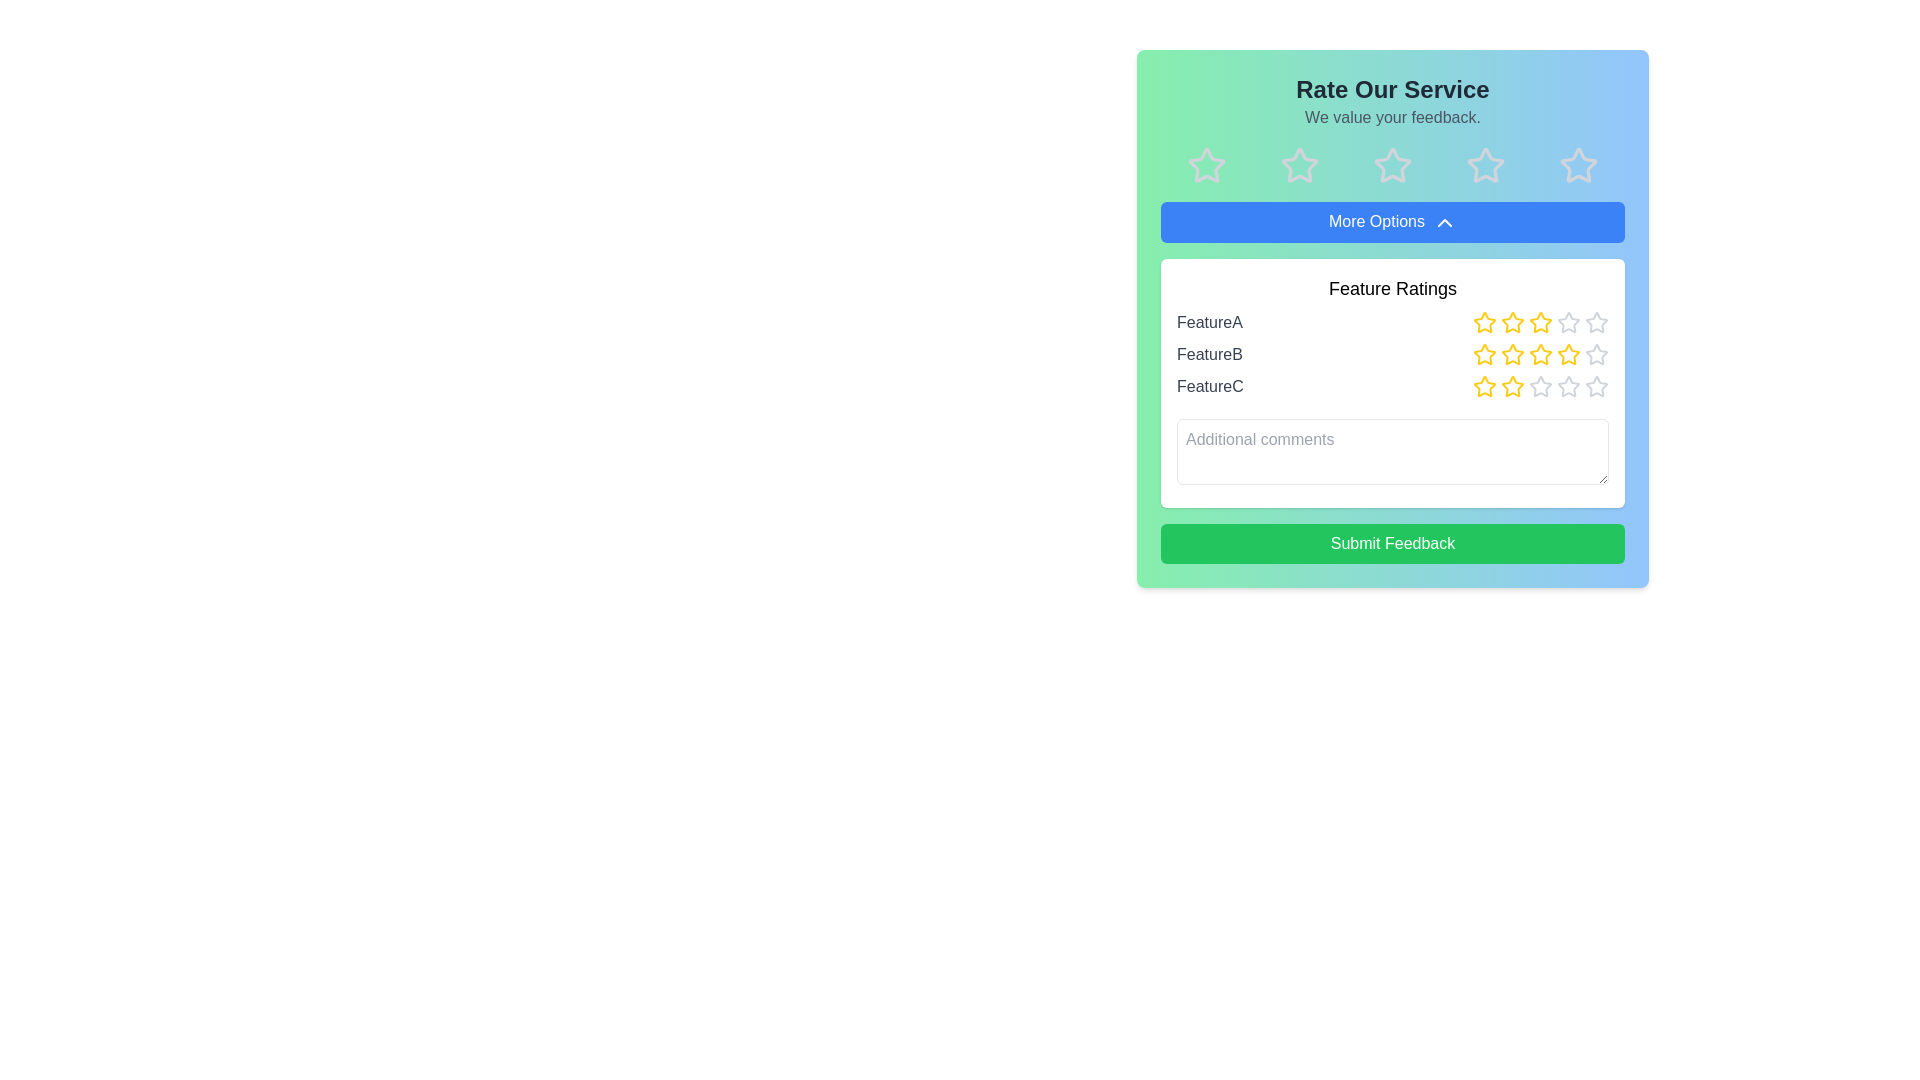  I want to click on the third star icon of the Rating component located in the 'Feature Ratings' section next to the label 'FeatureC' to set a rating, so click(1539, 385).